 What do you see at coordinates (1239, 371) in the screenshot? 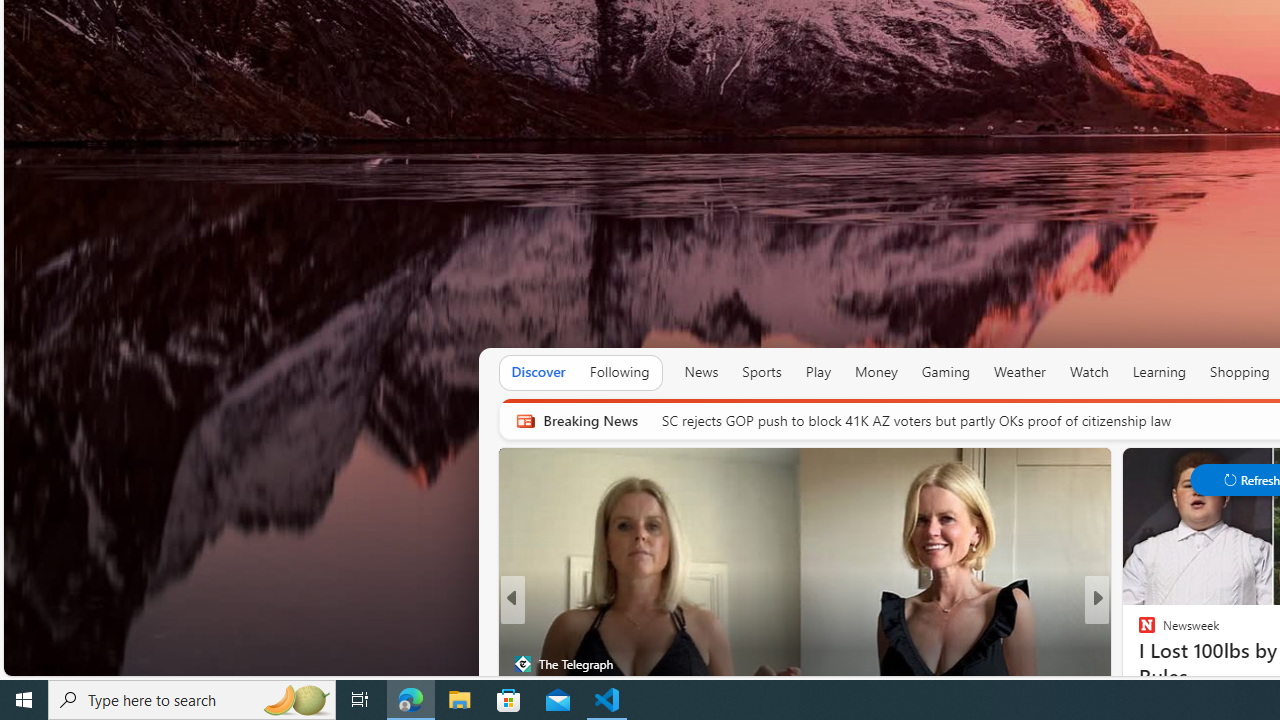
I see `'Shopping'` at bounding box center [1239, 371].